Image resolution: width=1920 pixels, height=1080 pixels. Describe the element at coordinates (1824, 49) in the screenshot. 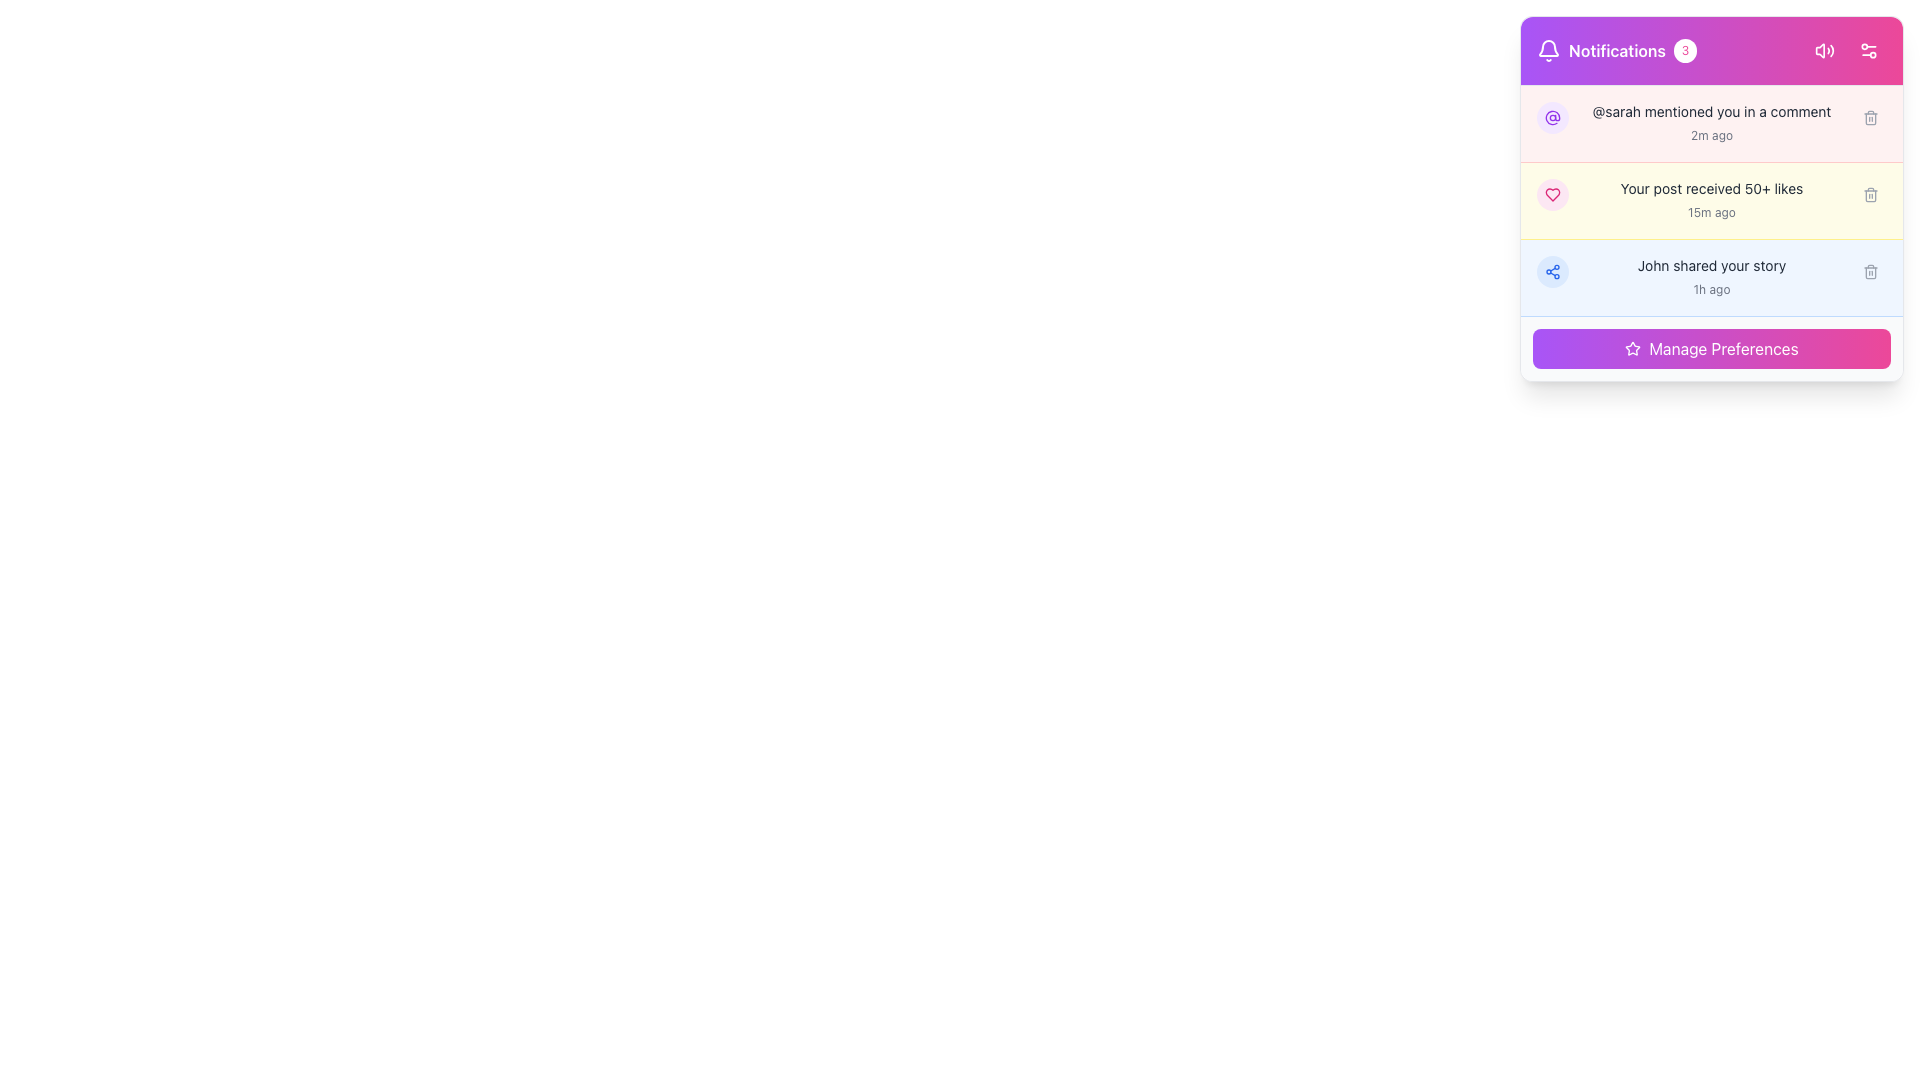

I see `the speaker icon button with sound waves` at that location.